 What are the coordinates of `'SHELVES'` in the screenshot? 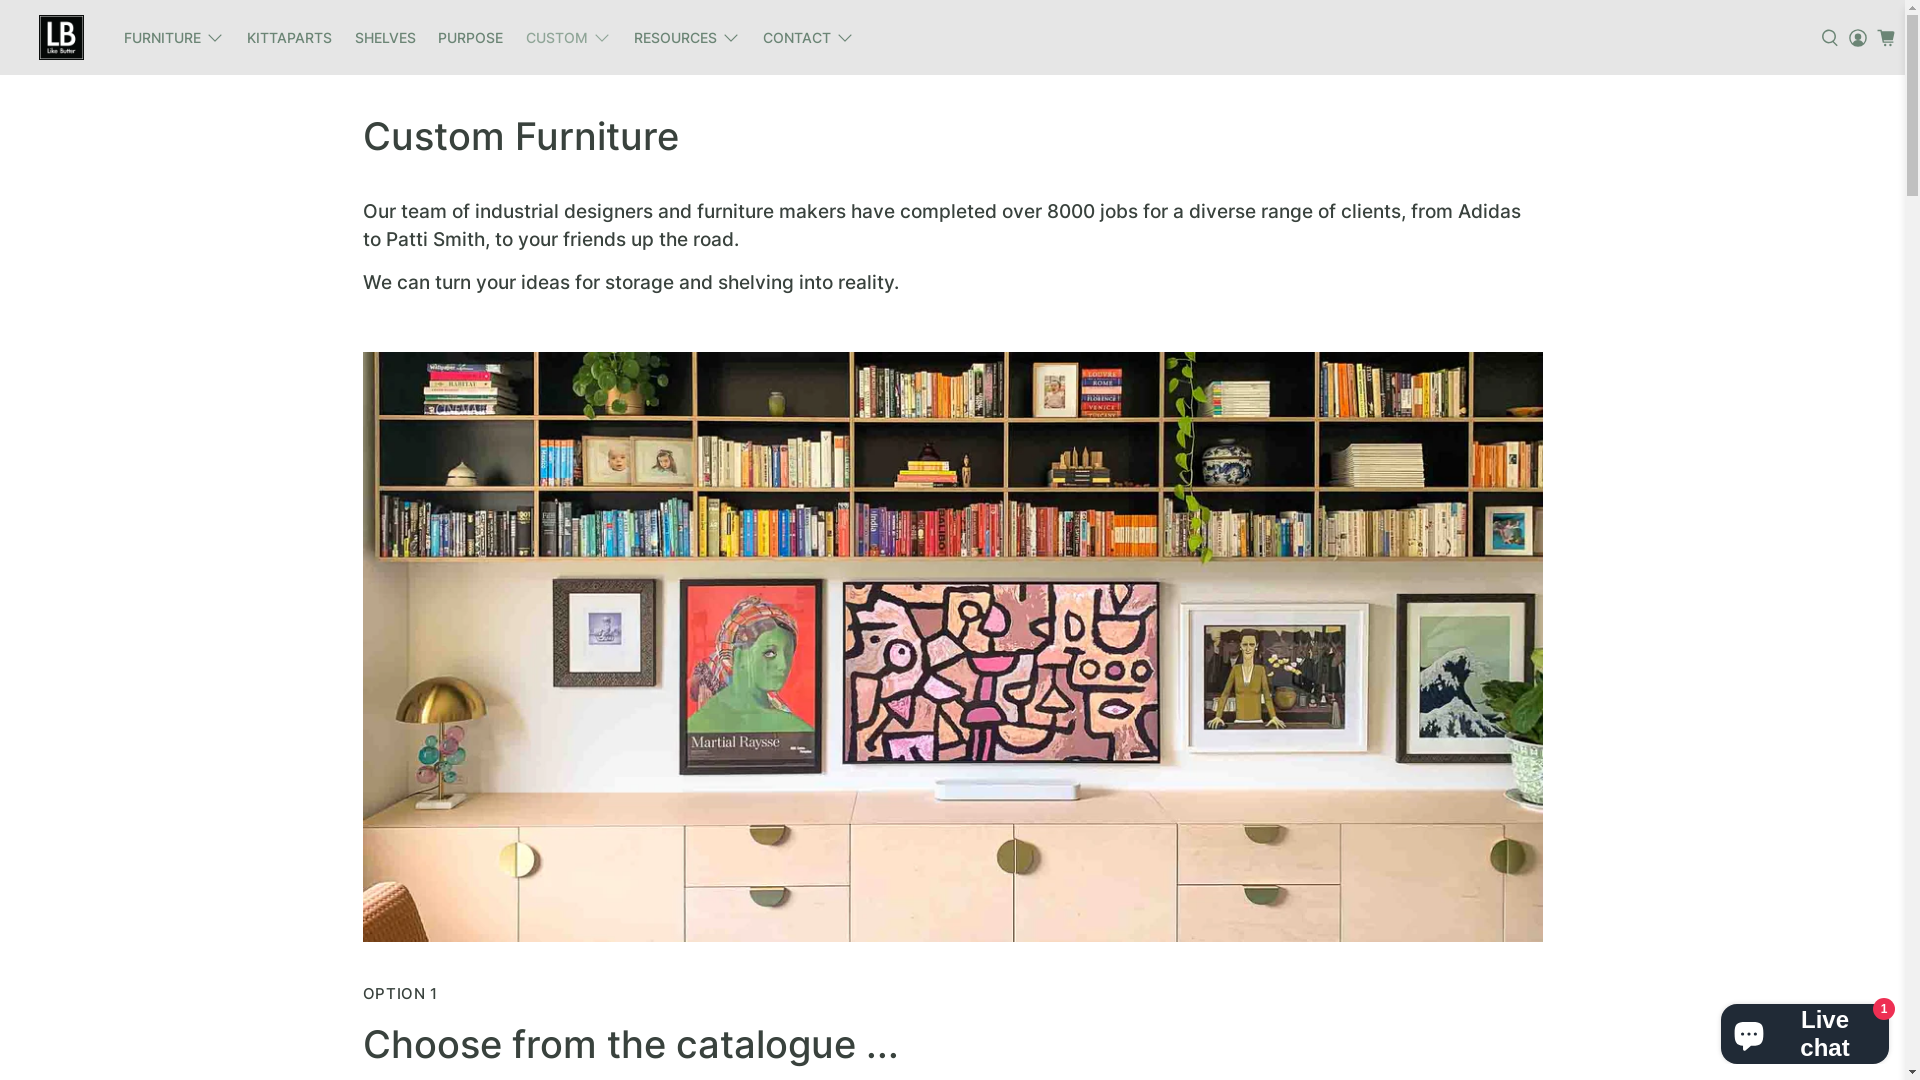 It's located at (384, 37).